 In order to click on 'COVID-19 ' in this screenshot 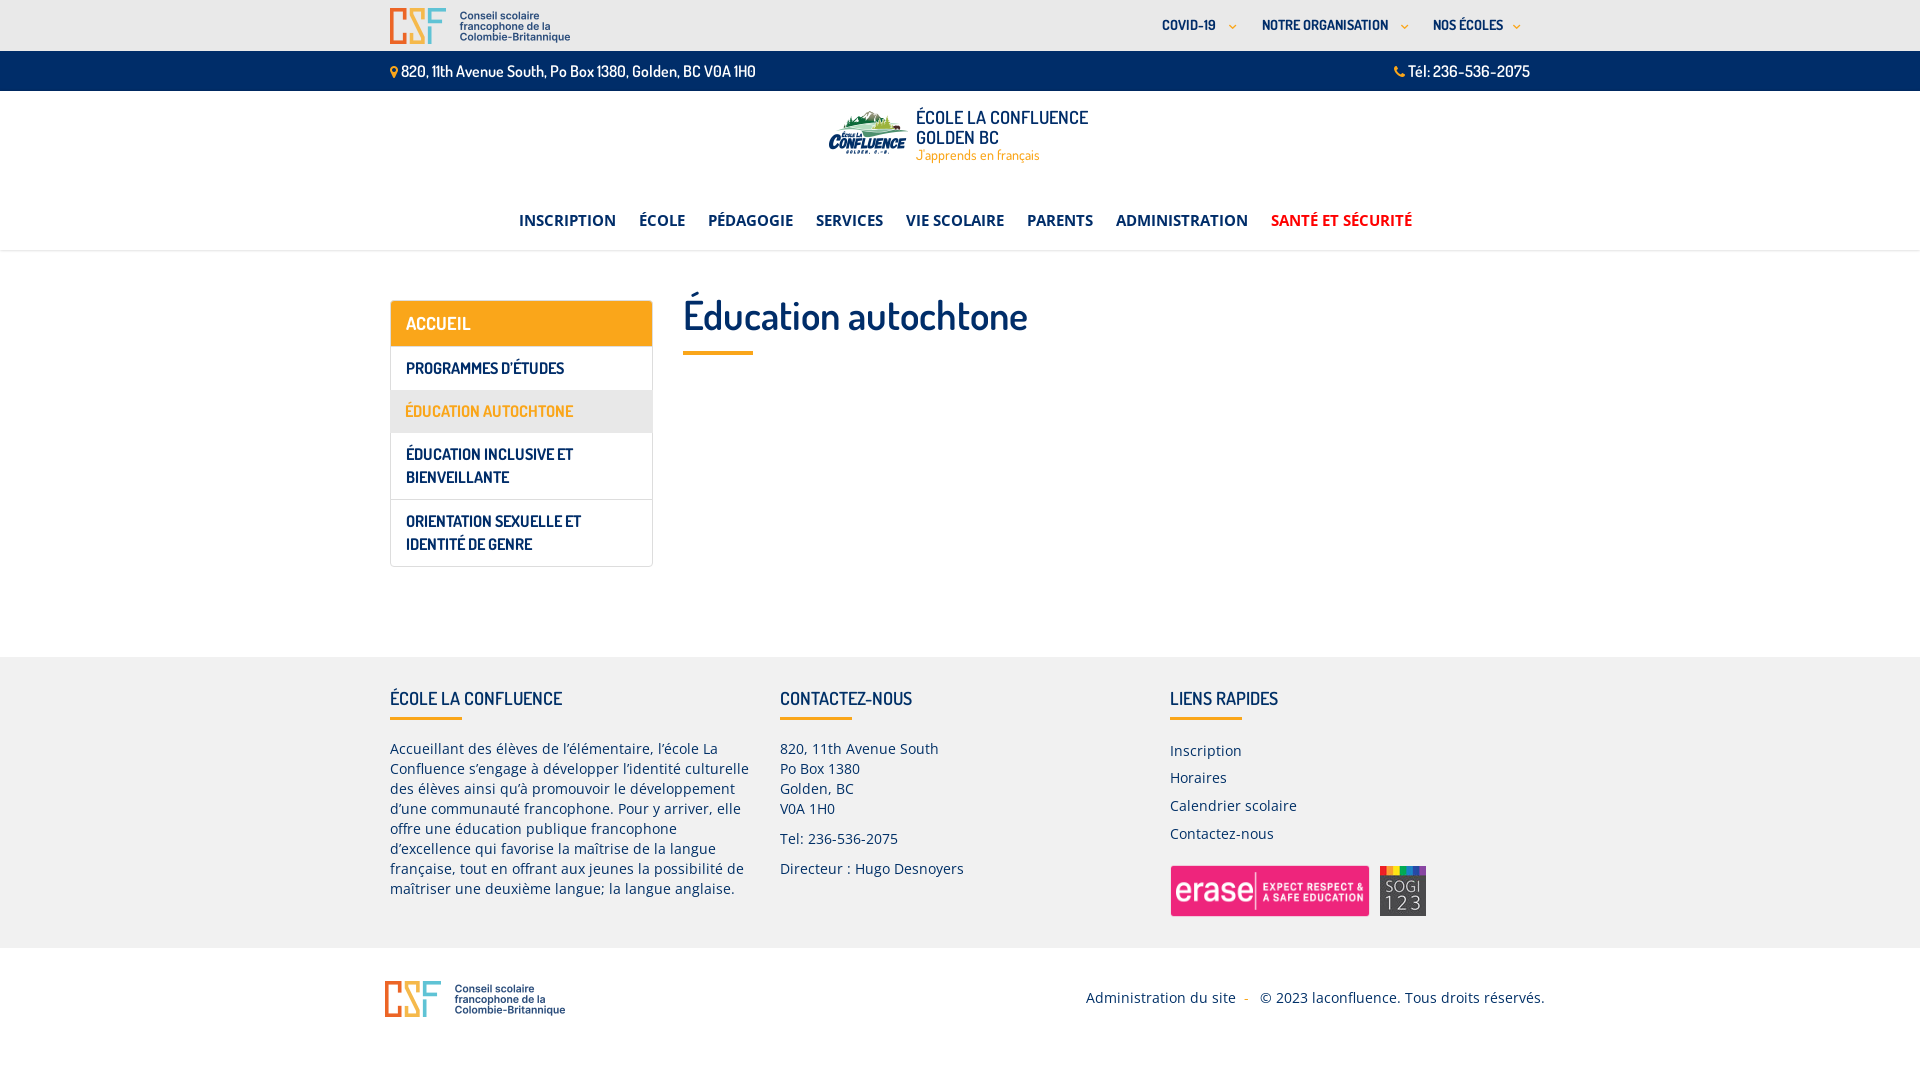, I will do `click(1196, 25)`.